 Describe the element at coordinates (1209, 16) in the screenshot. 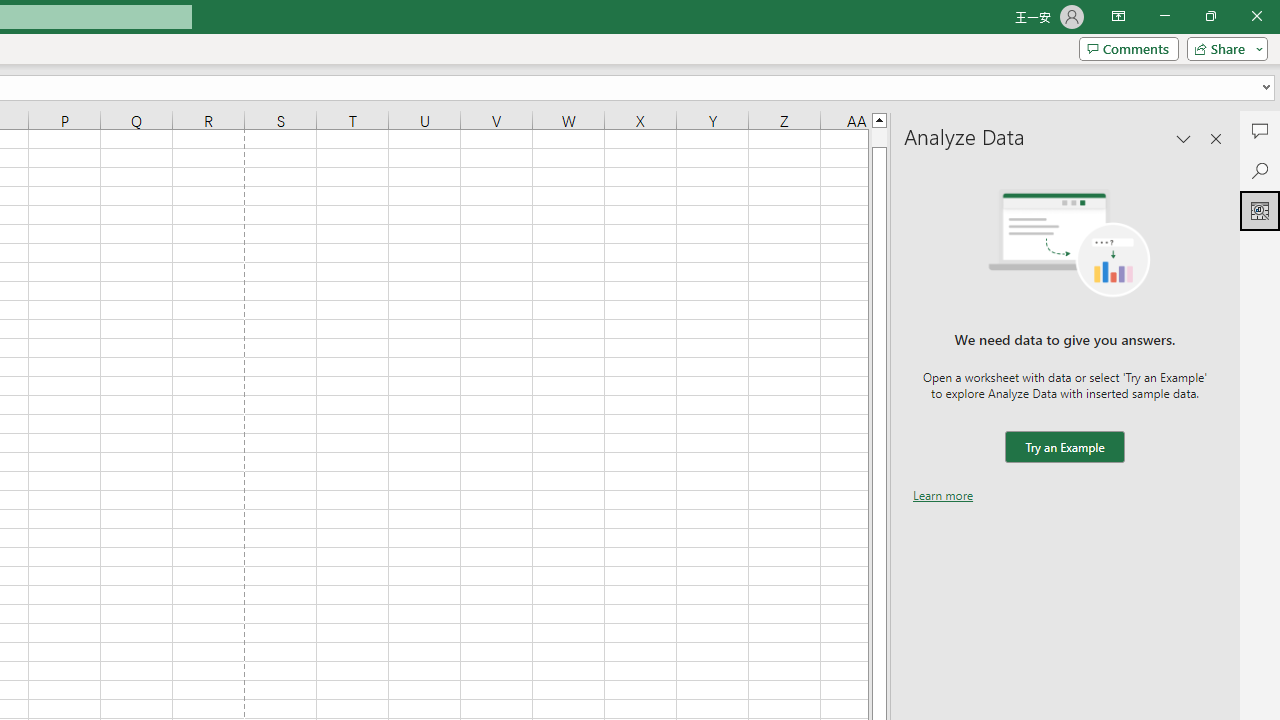

I see `'Restore Down'` at that location.